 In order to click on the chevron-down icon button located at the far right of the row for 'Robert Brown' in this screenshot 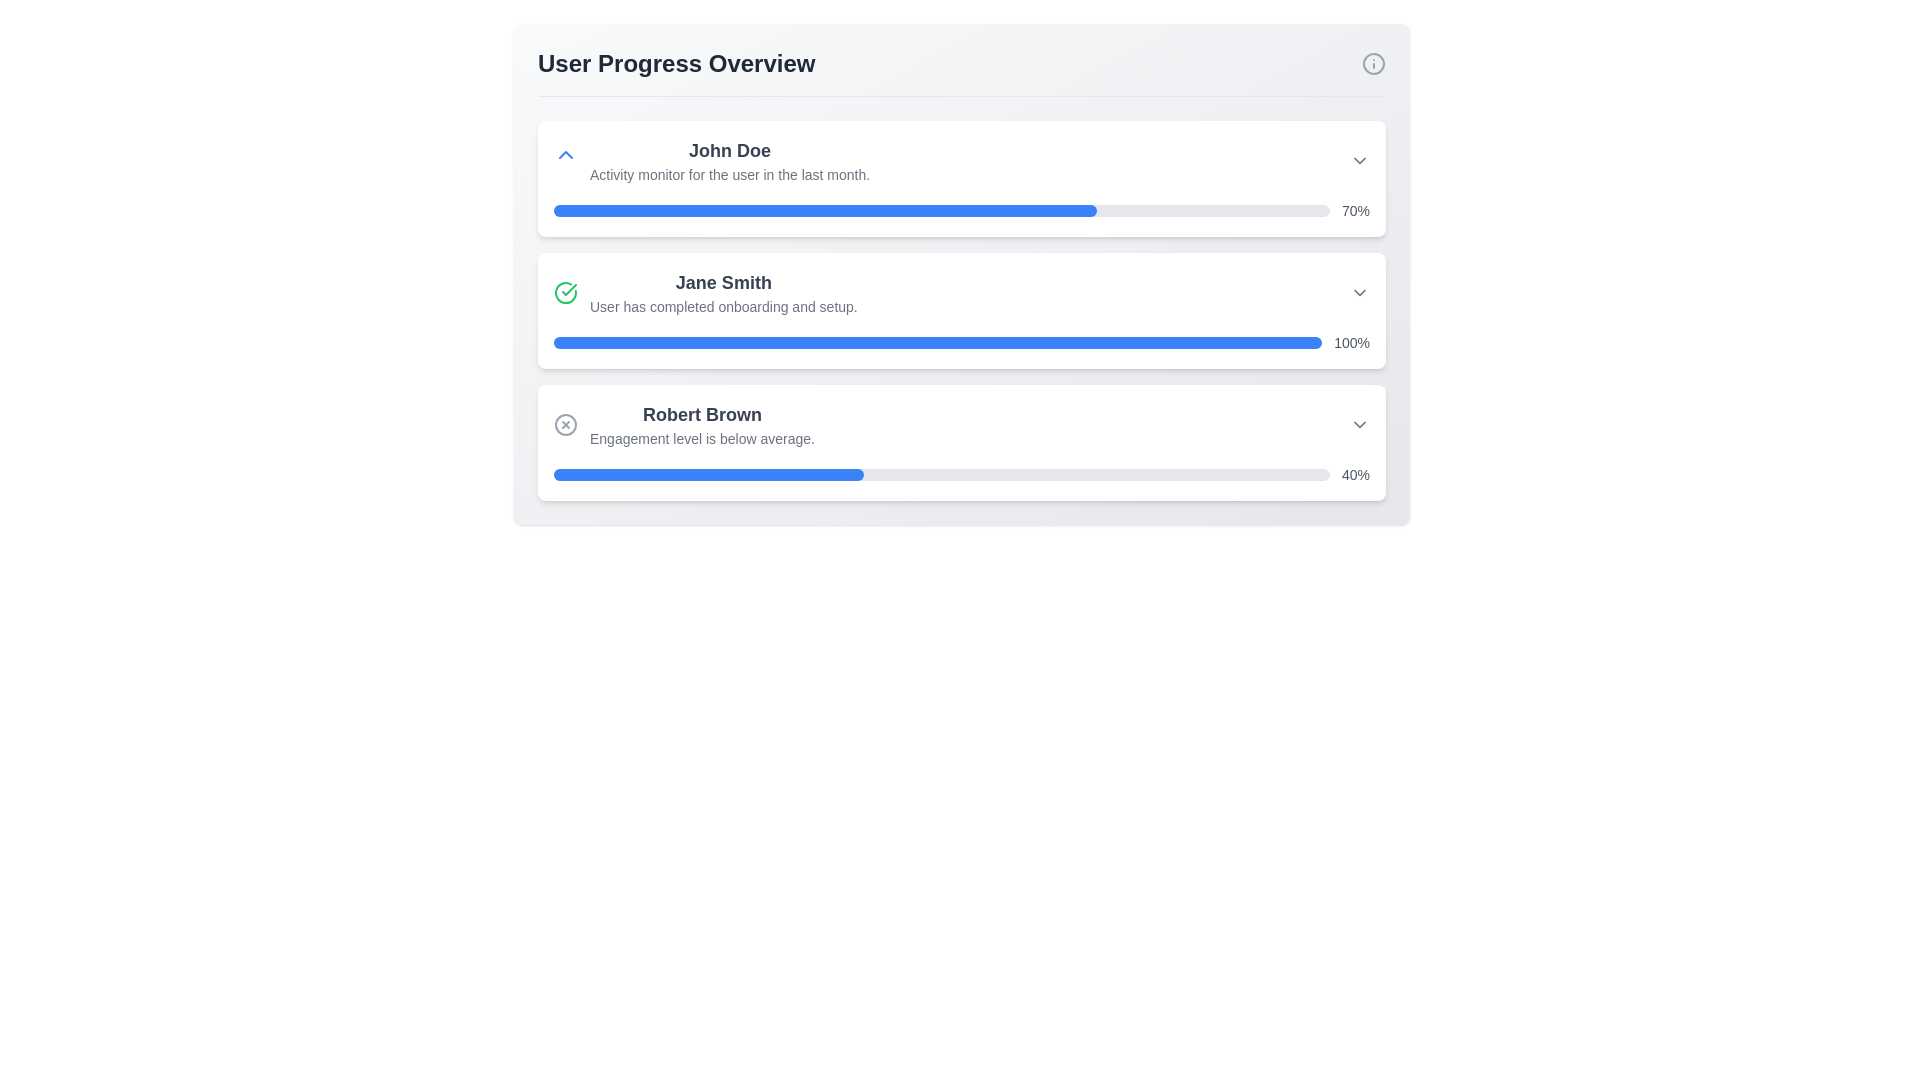, I will do `click(1359, 423)`.